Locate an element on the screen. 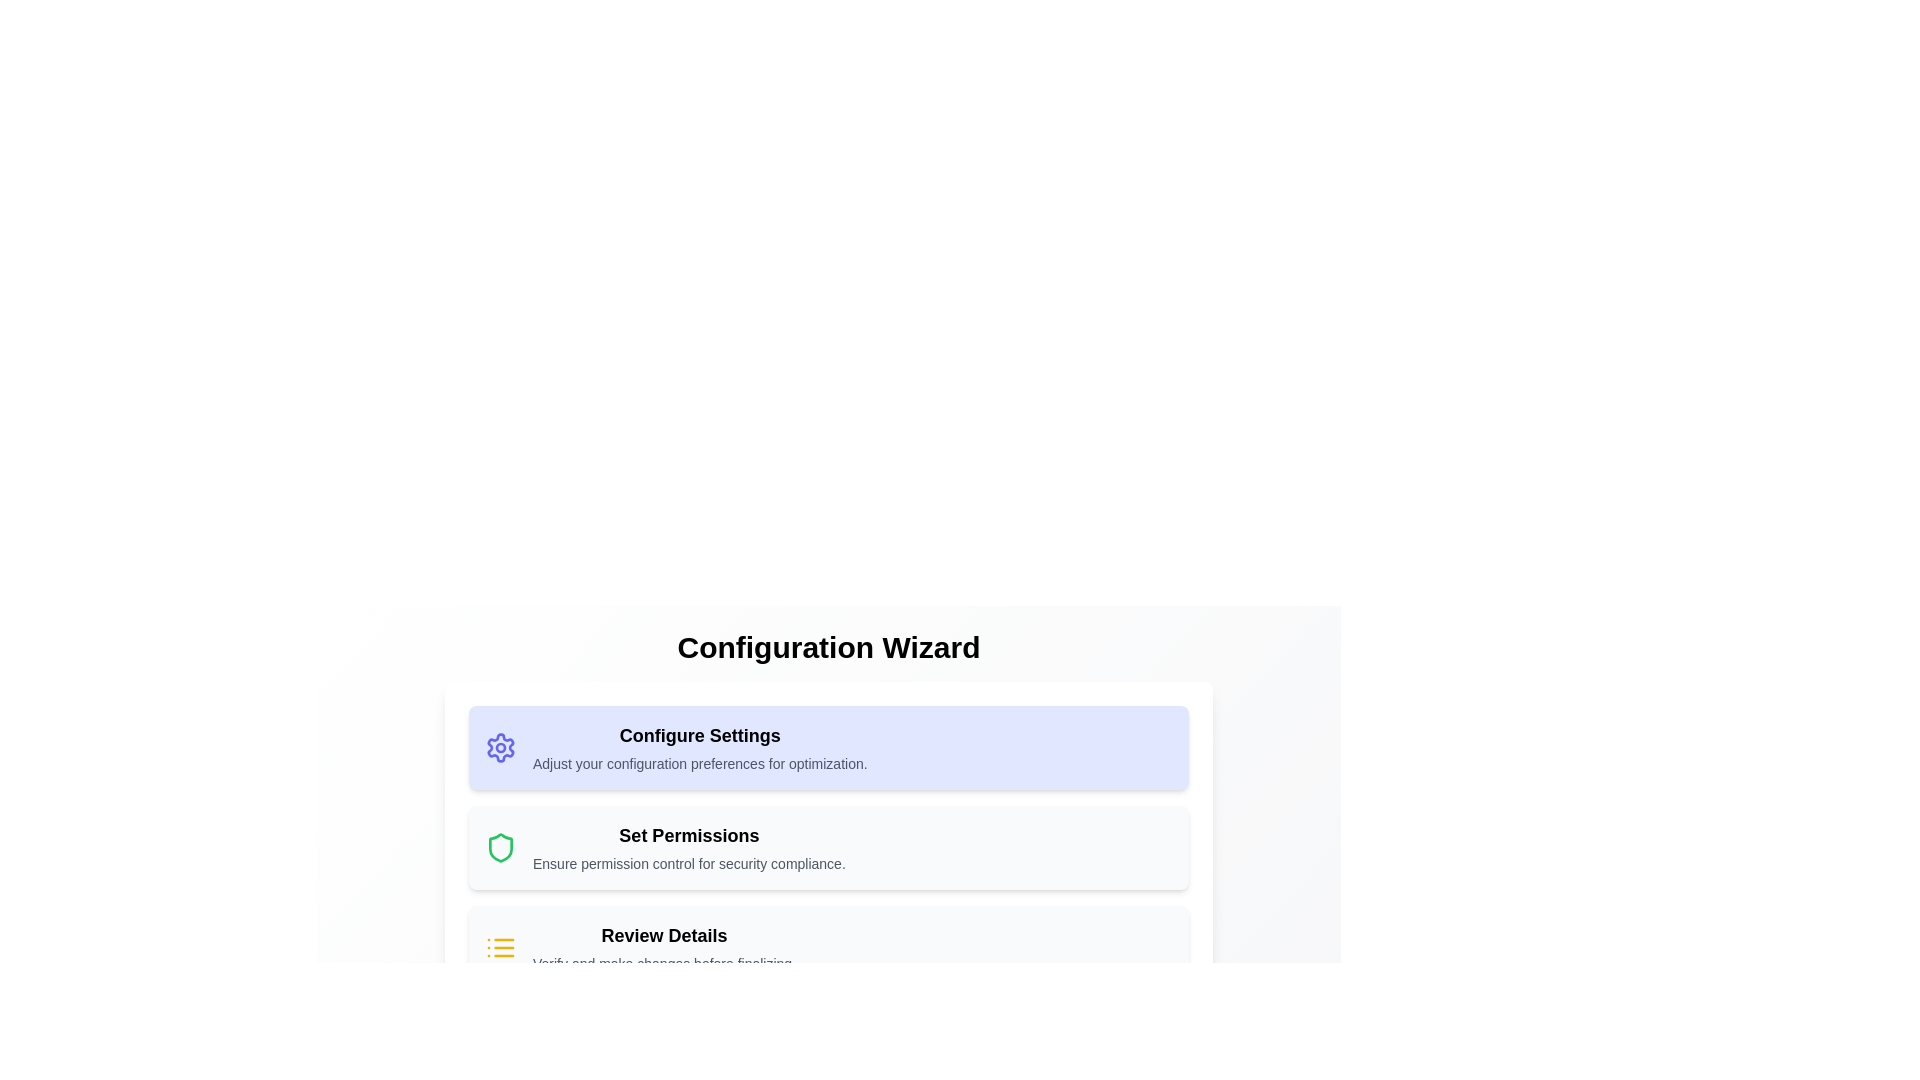  text displayed in the bold, large-sized title 'Configuration Wizard' located at the top of the interface is located at coordinates (829, 648).